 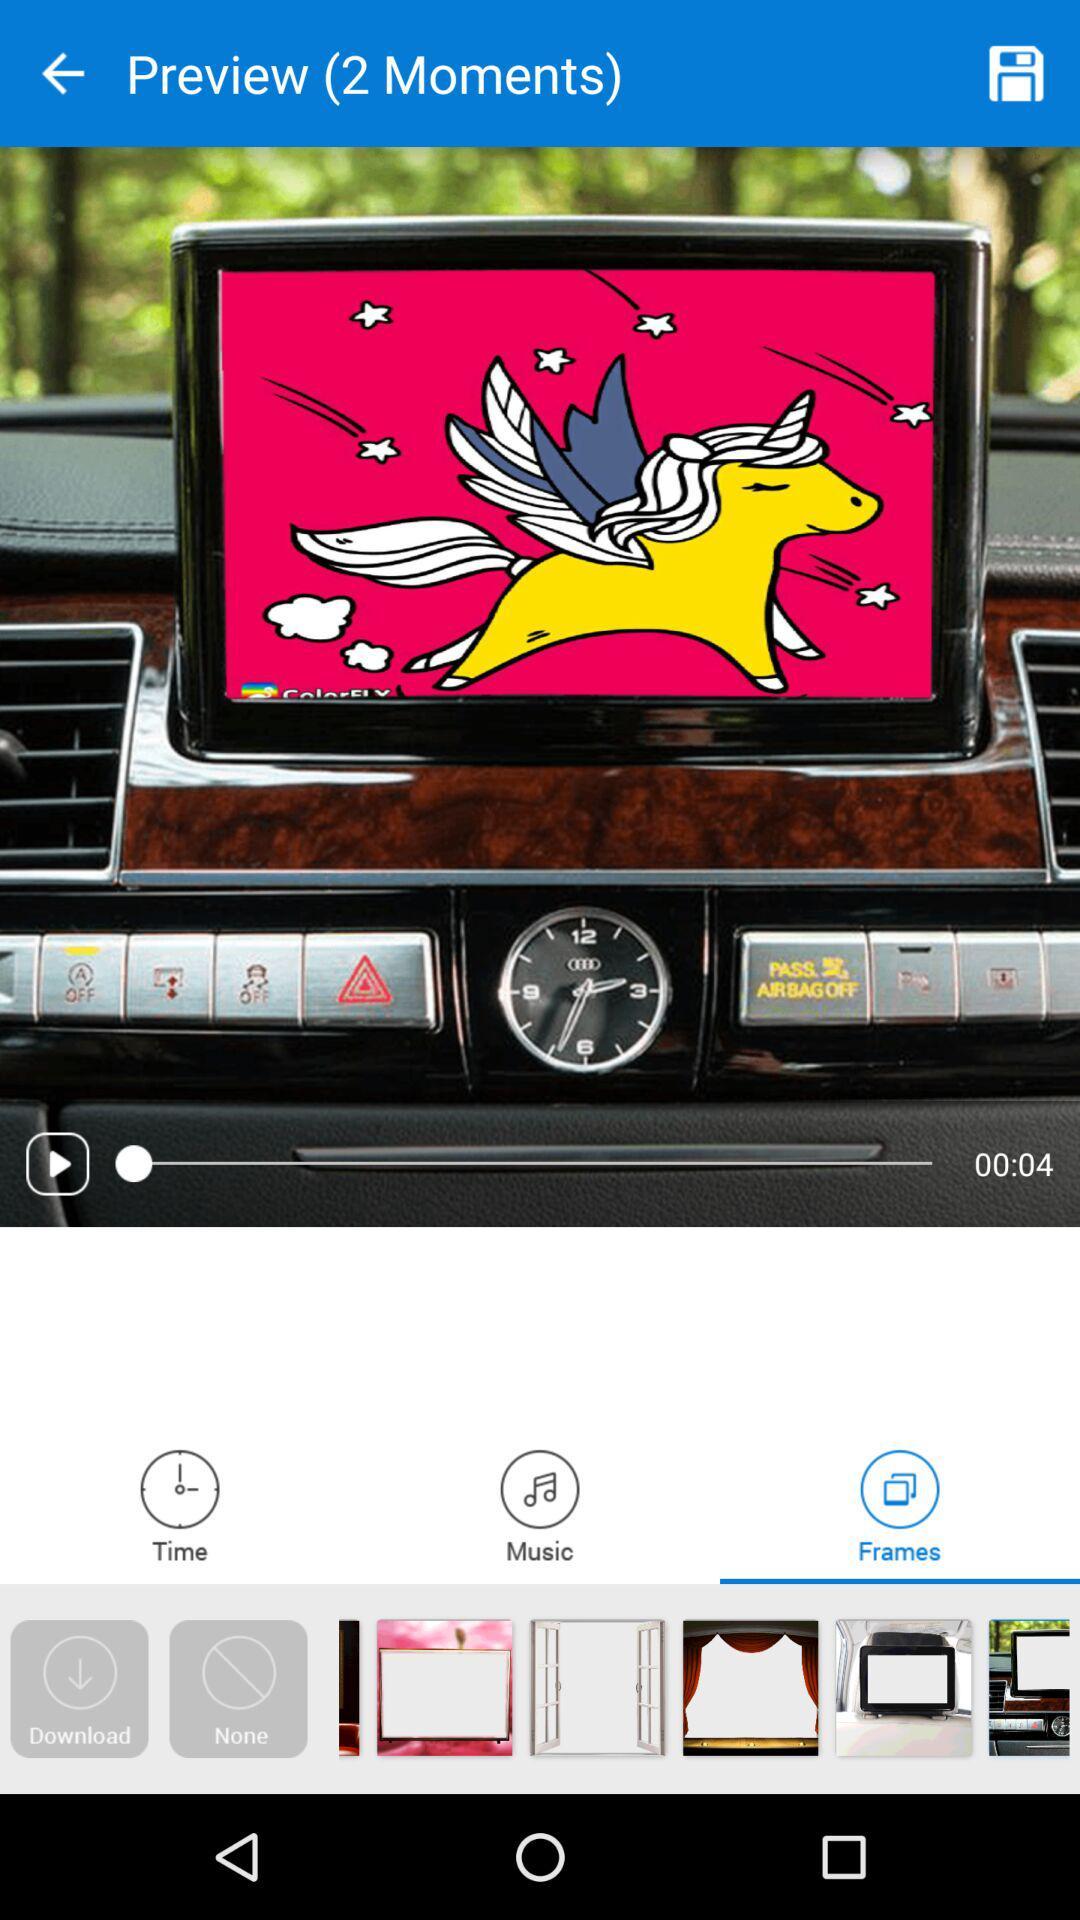 I want to click on the play icon, so click(x=56, y=1163).